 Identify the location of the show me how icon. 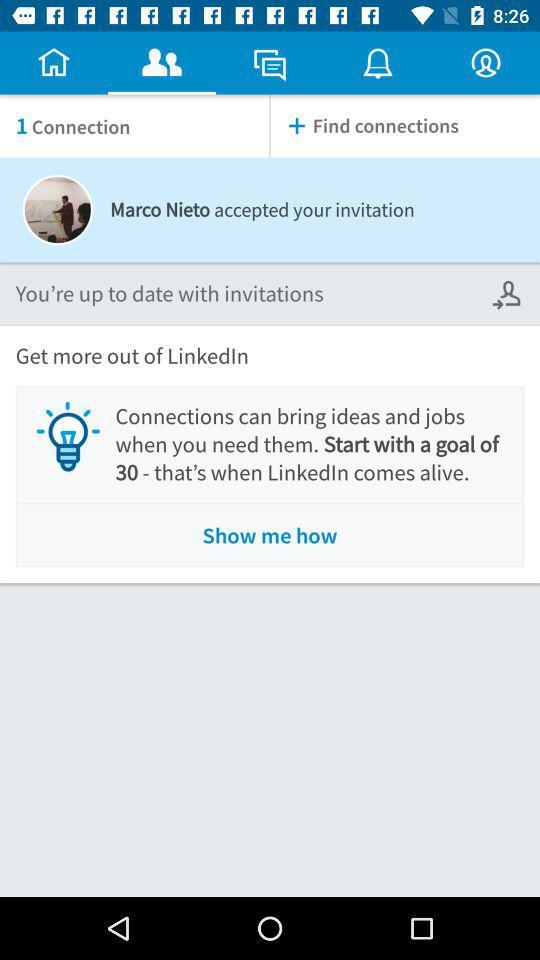
(270, 534).